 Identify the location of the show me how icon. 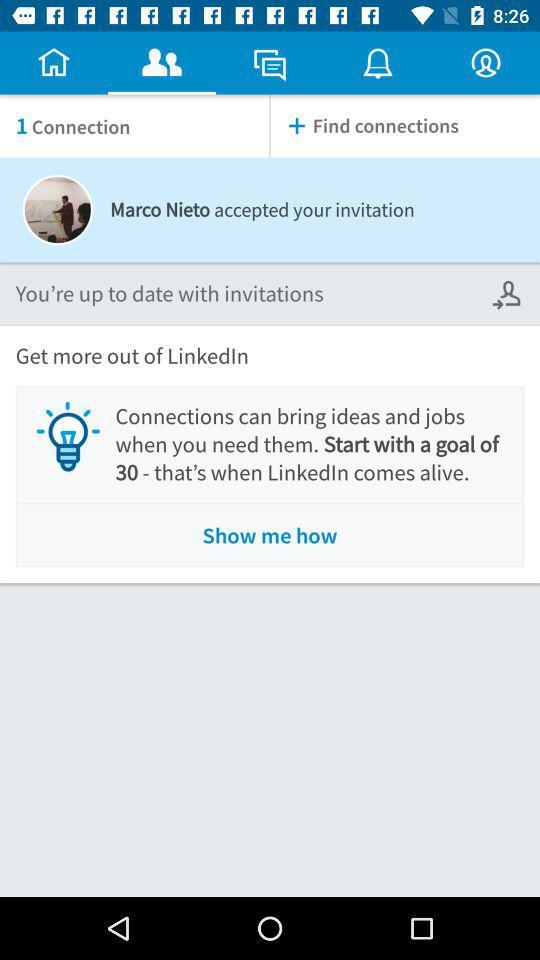
(270, 534).